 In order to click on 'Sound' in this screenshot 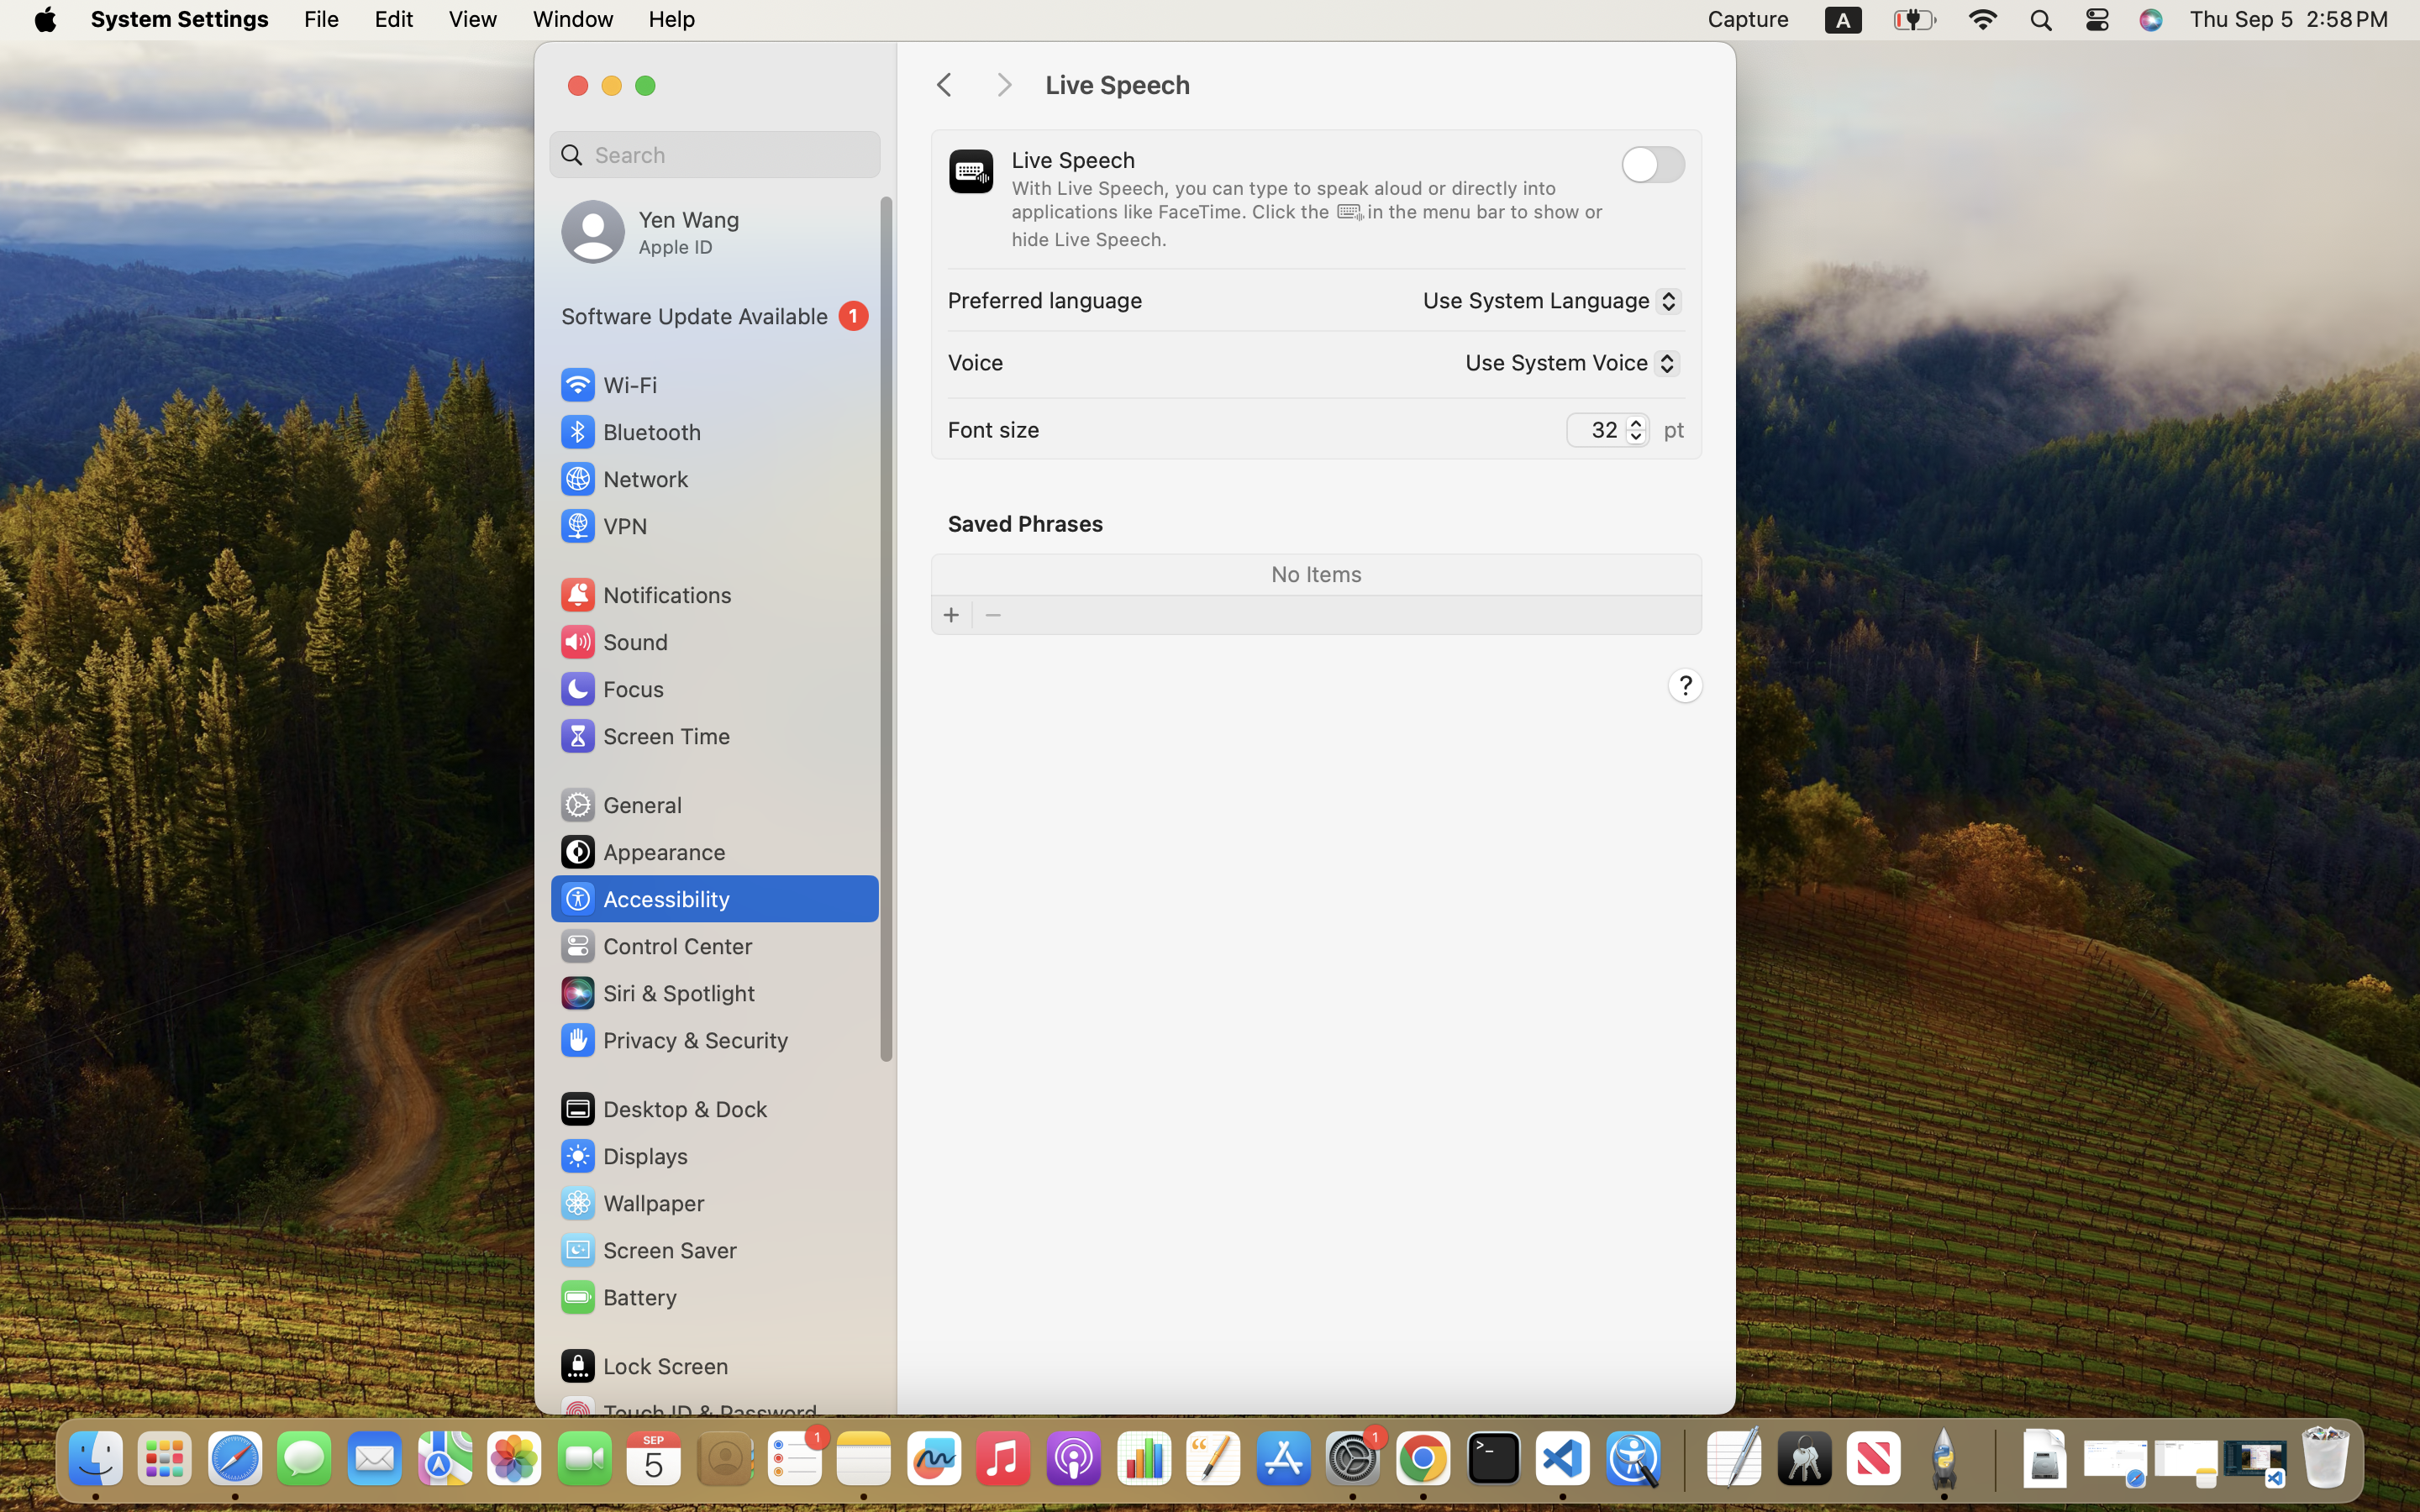, I will do `click(613, 640)`.